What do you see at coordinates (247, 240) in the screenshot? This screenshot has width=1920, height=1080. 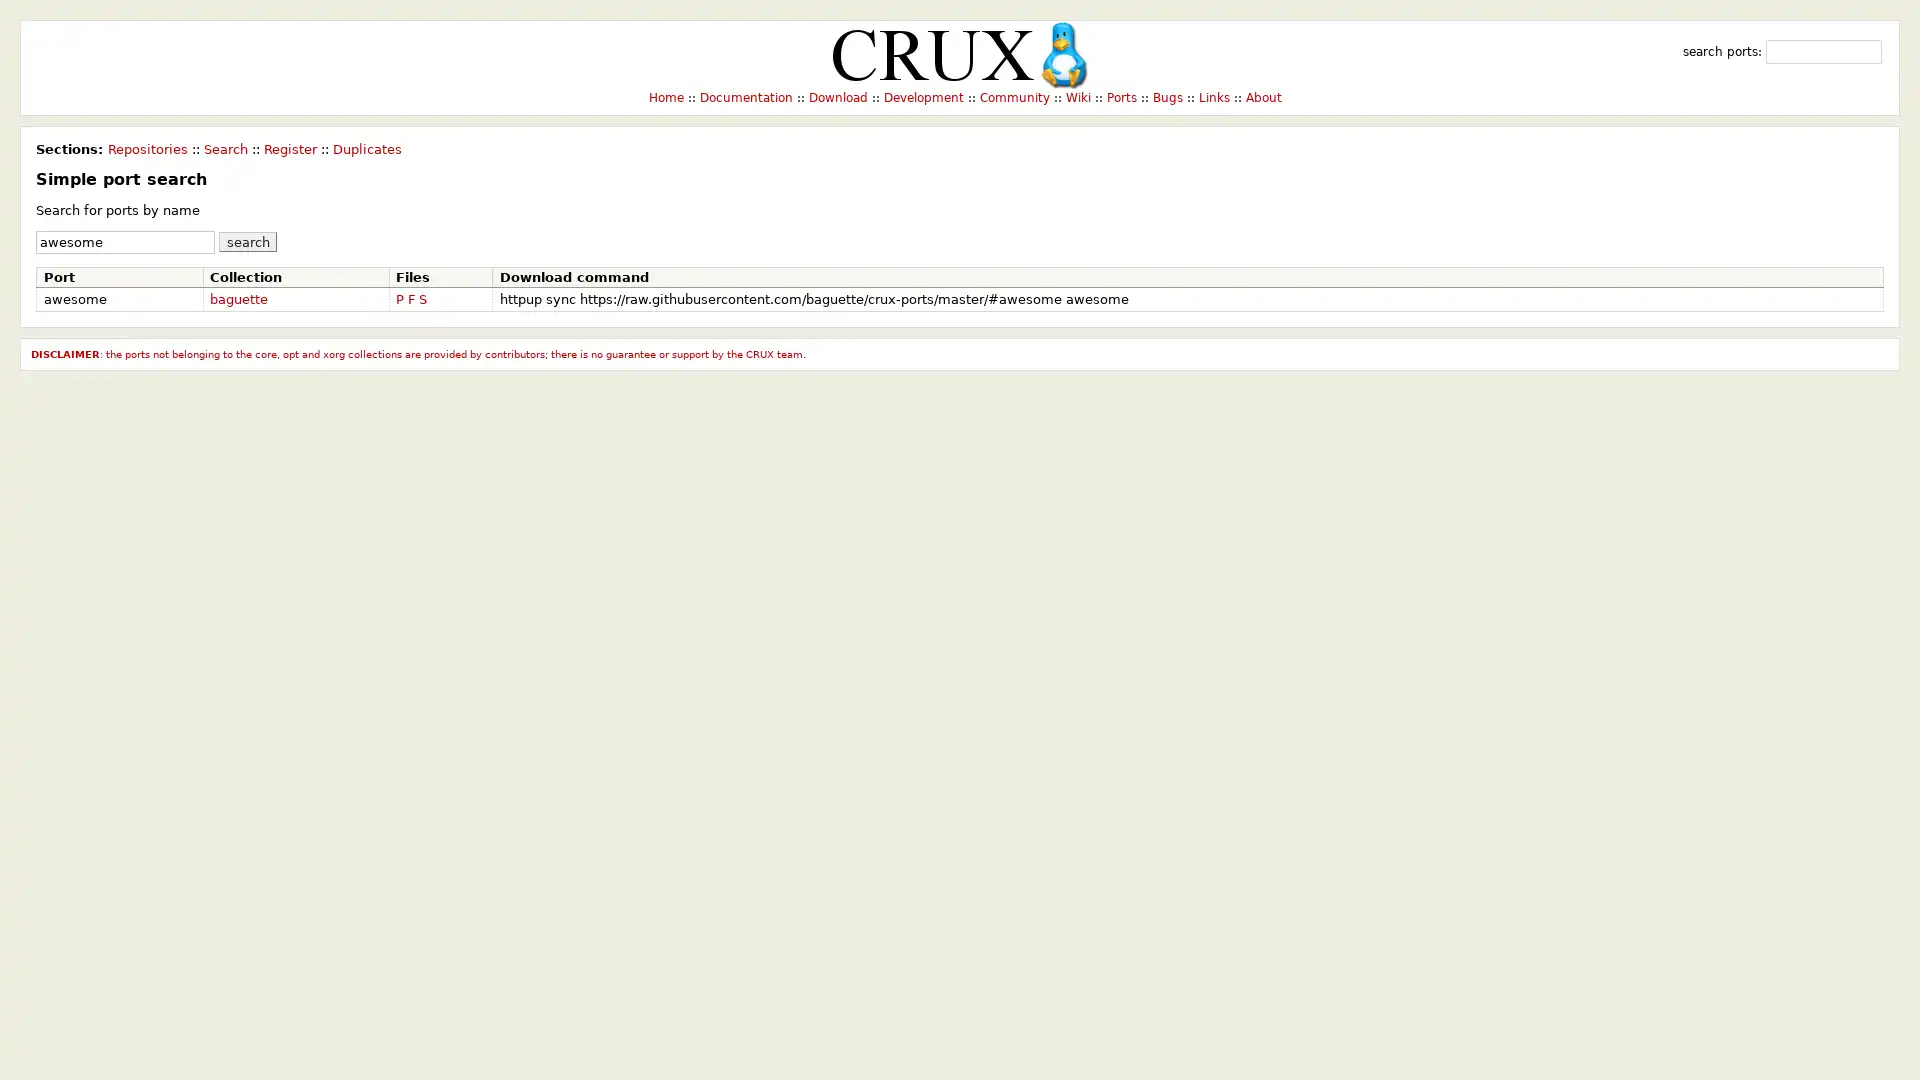 I see `search` at bounding box center [247, 240].